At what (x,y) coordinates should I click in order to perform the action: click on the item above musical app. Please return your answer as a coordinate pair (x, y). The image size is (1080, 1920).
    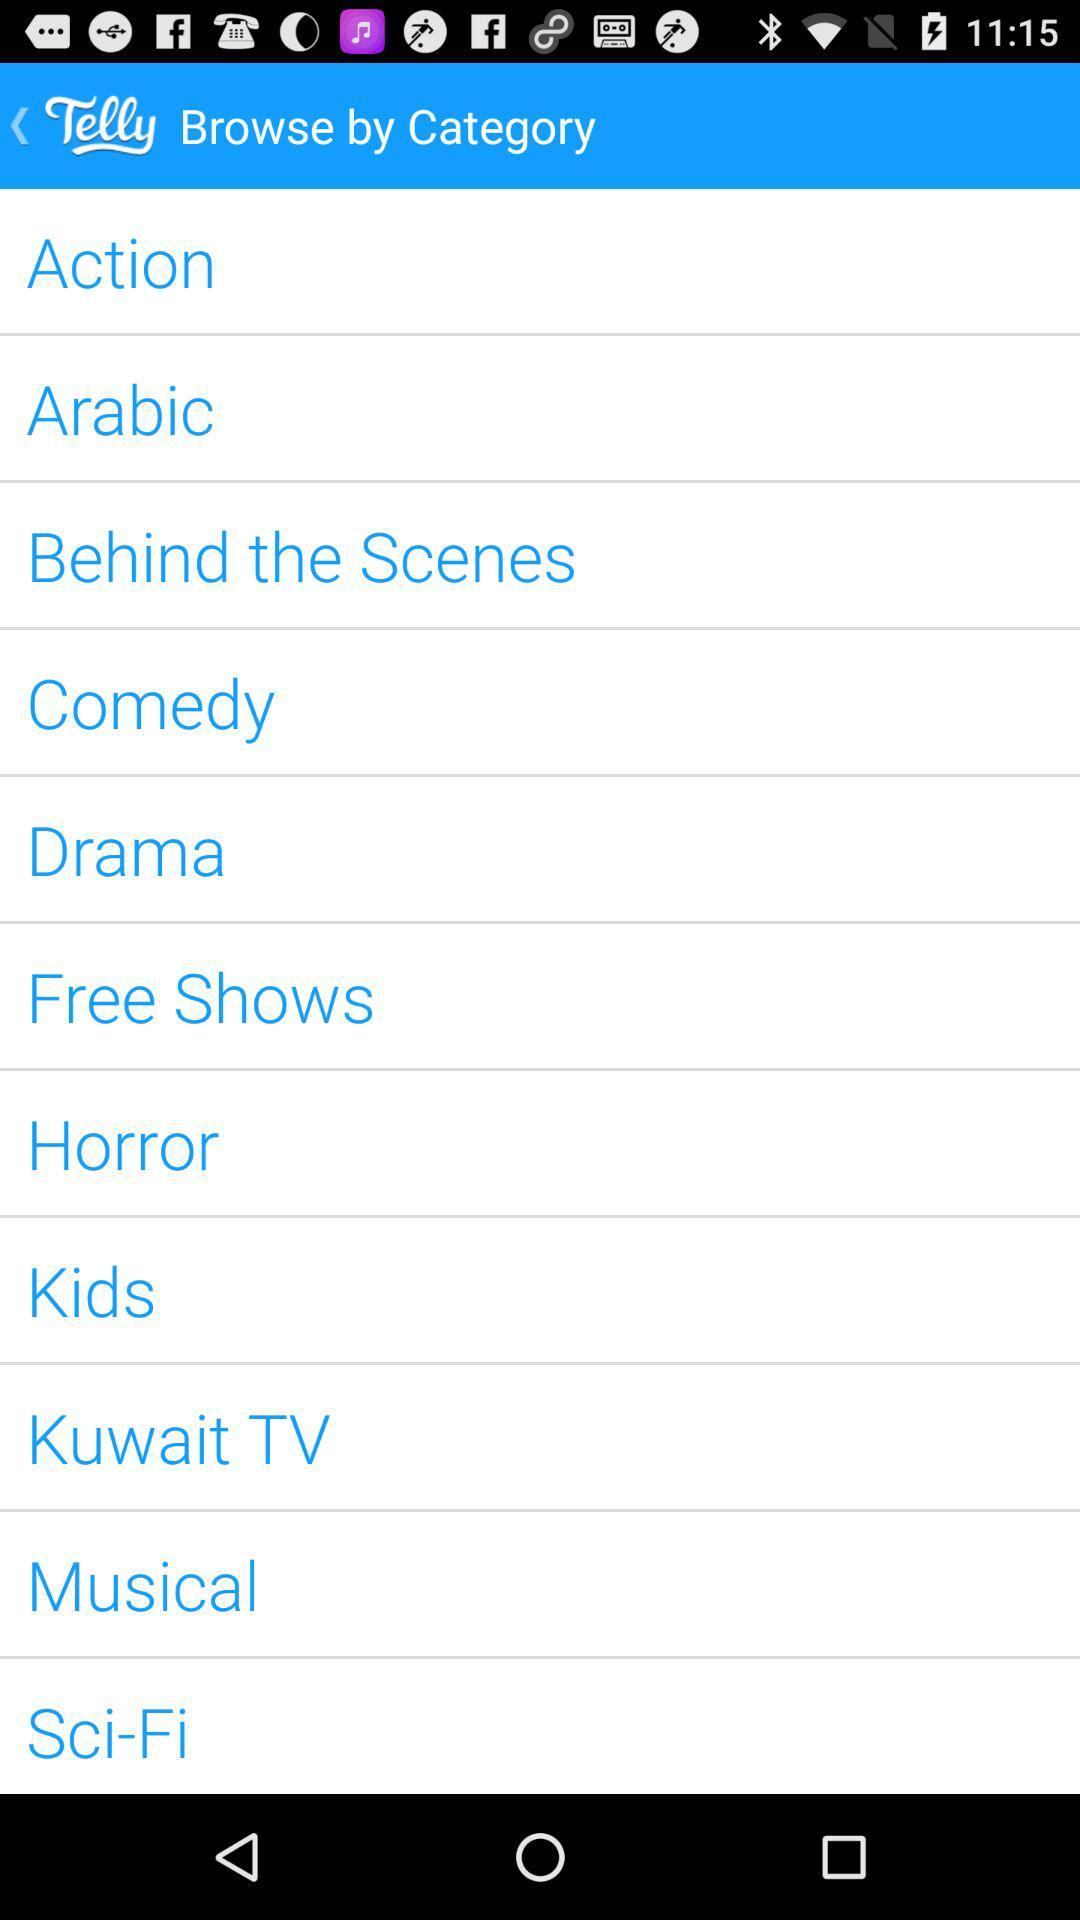
    Looking at the image, I should click on (540, 1435).